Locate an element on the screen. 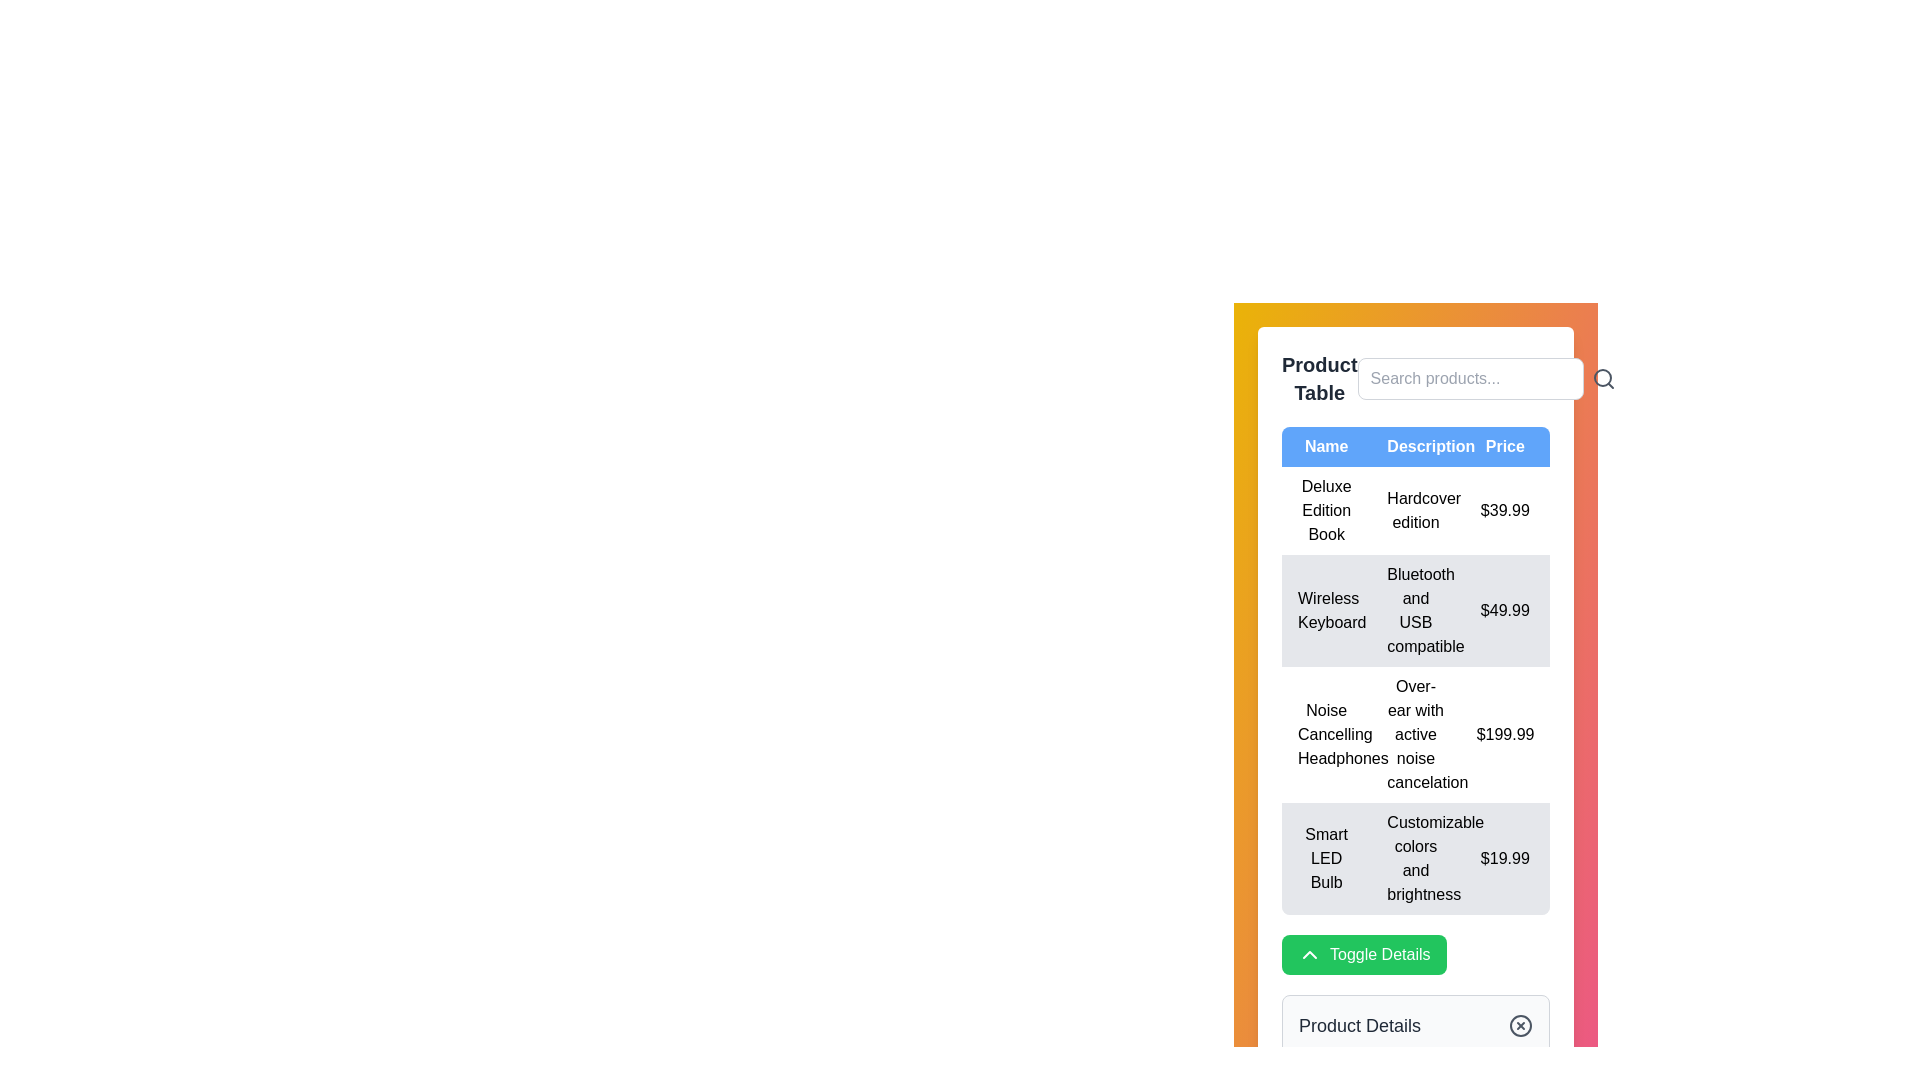 This screenshot has width=1920, height=1080. text from the header label indicating descriptions for the listed items in the second header cell of the table is located at coordinates (1415, 446).